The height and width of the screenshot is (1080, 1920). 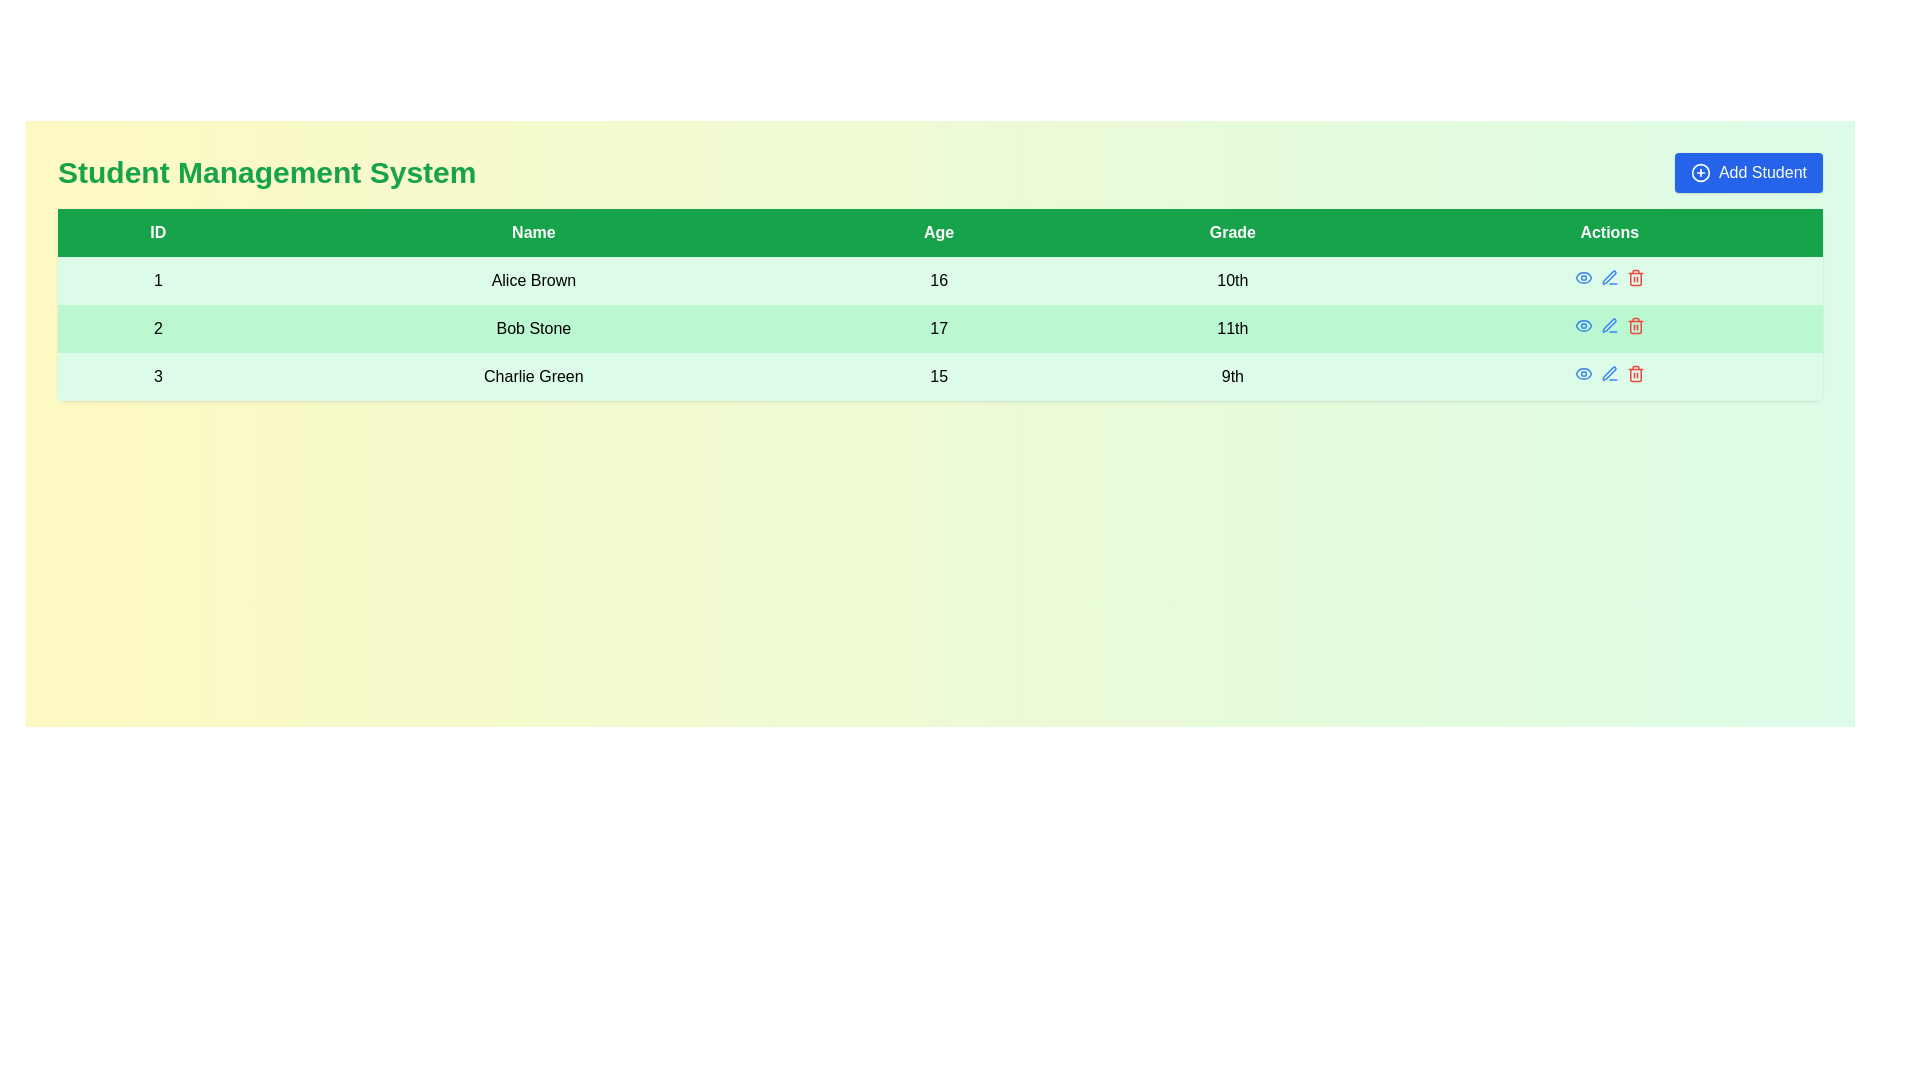 What do you see at coordinates (939, 231) in the screenshot?
I see `text of the headers from the Table Header Row, which spans the full width of the table and is located below the 'Student Management System' label` at bounding box center [939, 231].